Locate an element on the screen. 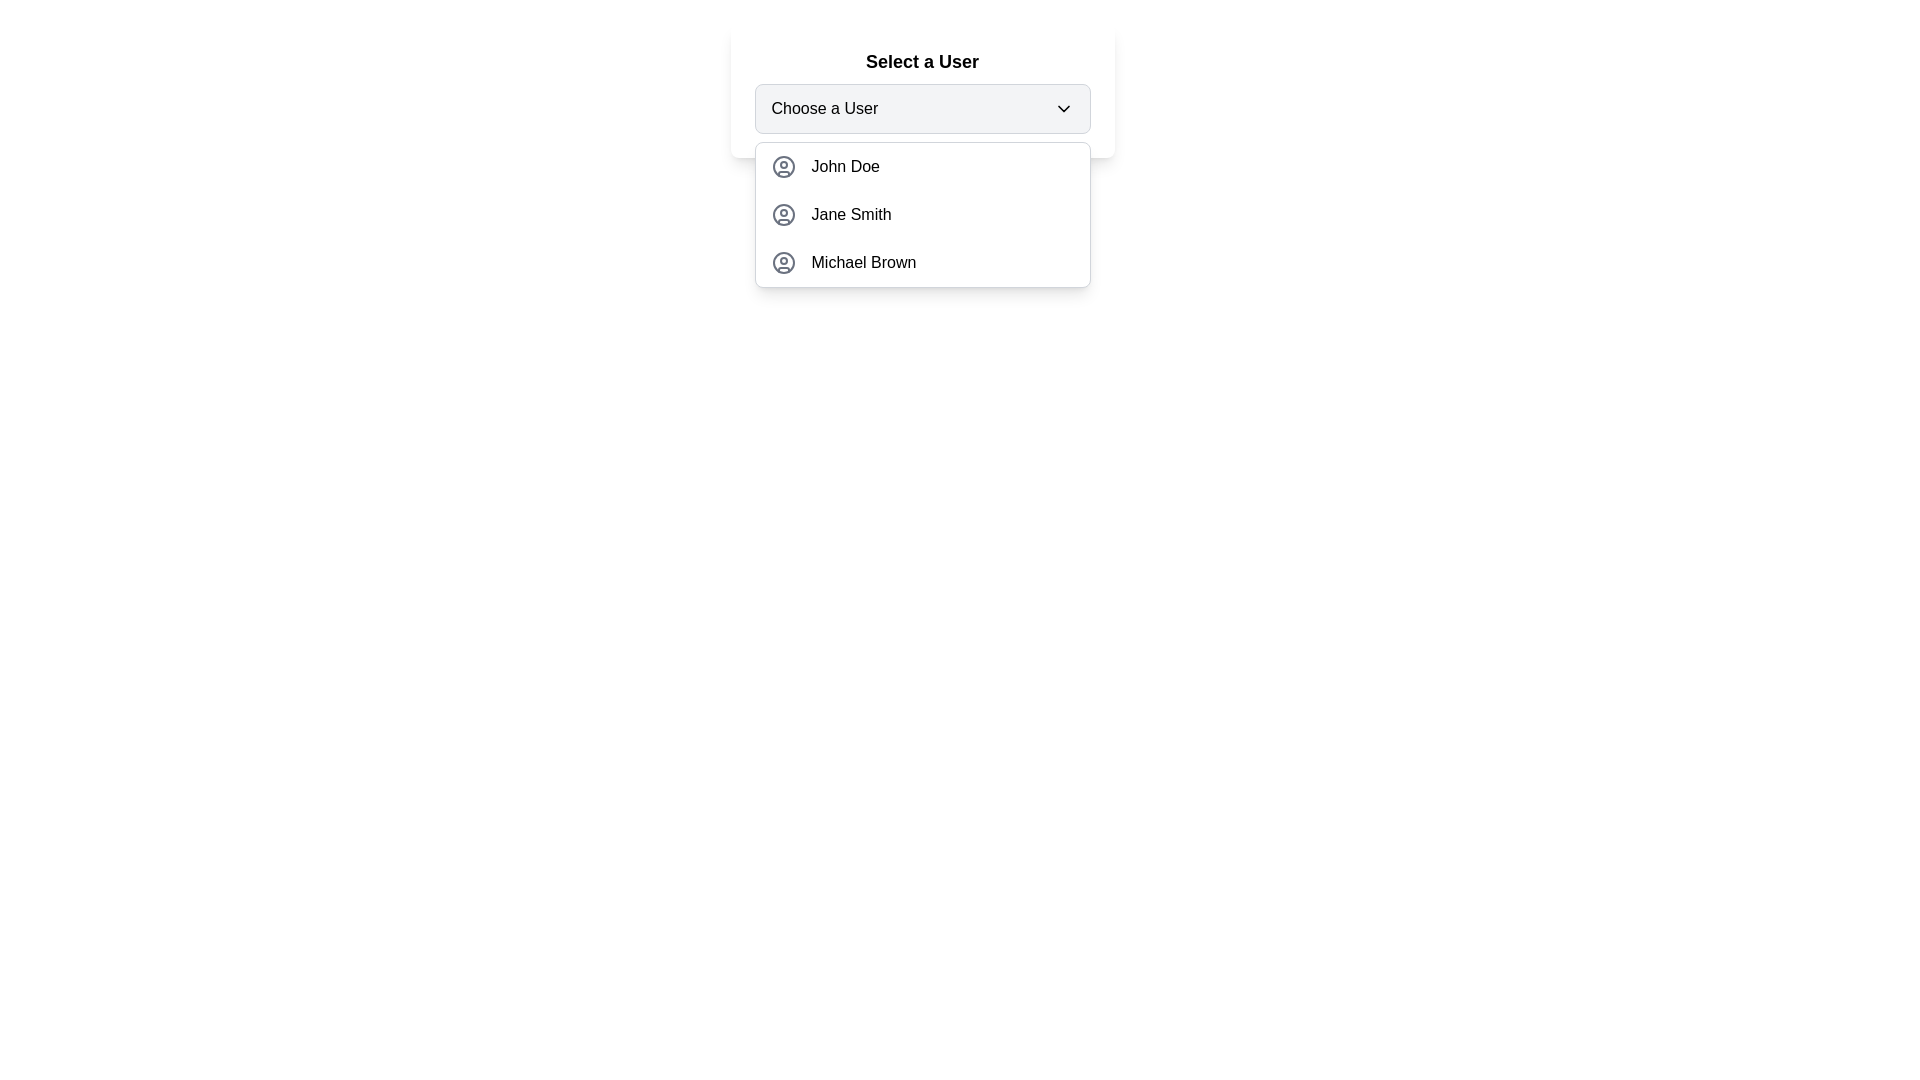 The width and height of the screenshot is (1920, 1080). the third option in the dropdown menu labeled 'Select a User' is located at coordinates (921, 261).